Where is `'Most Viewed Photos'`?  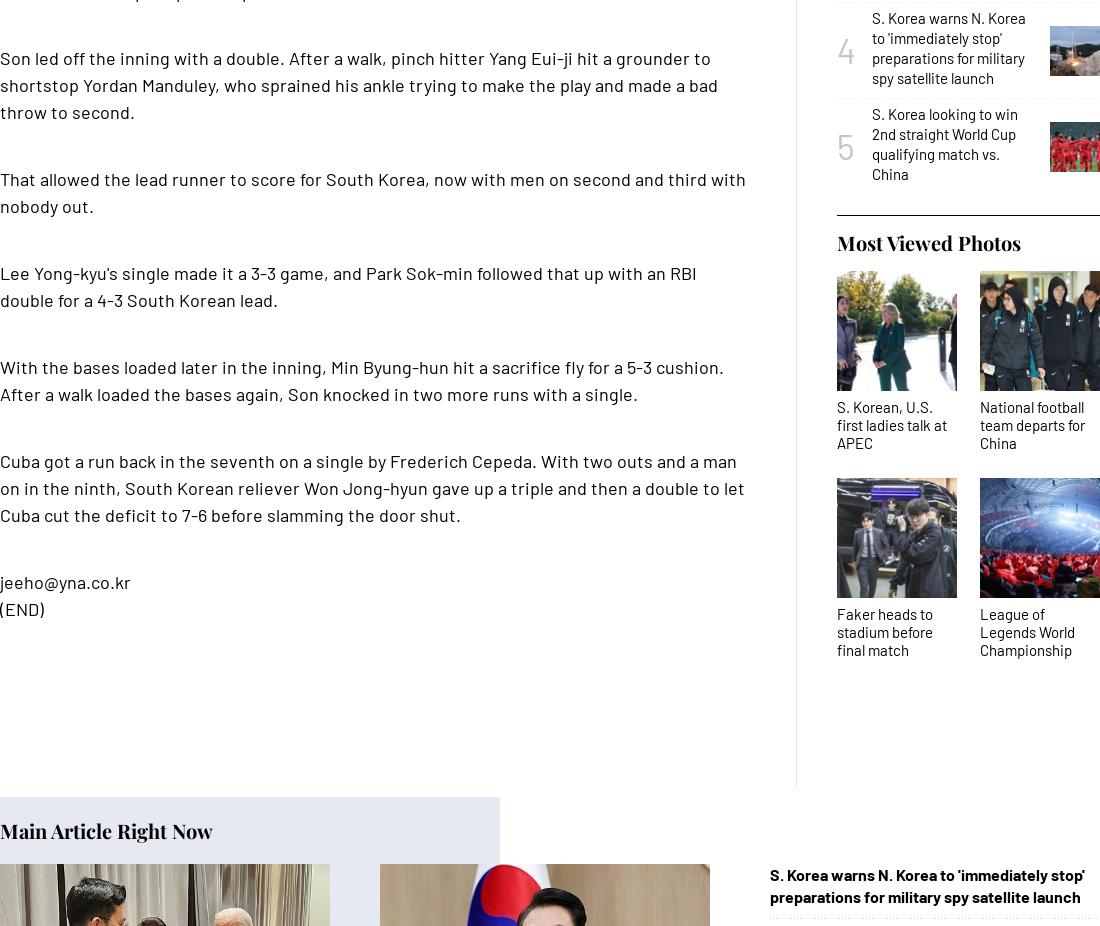 'Most Viewed Photos' is located at coordinates (928, 241).